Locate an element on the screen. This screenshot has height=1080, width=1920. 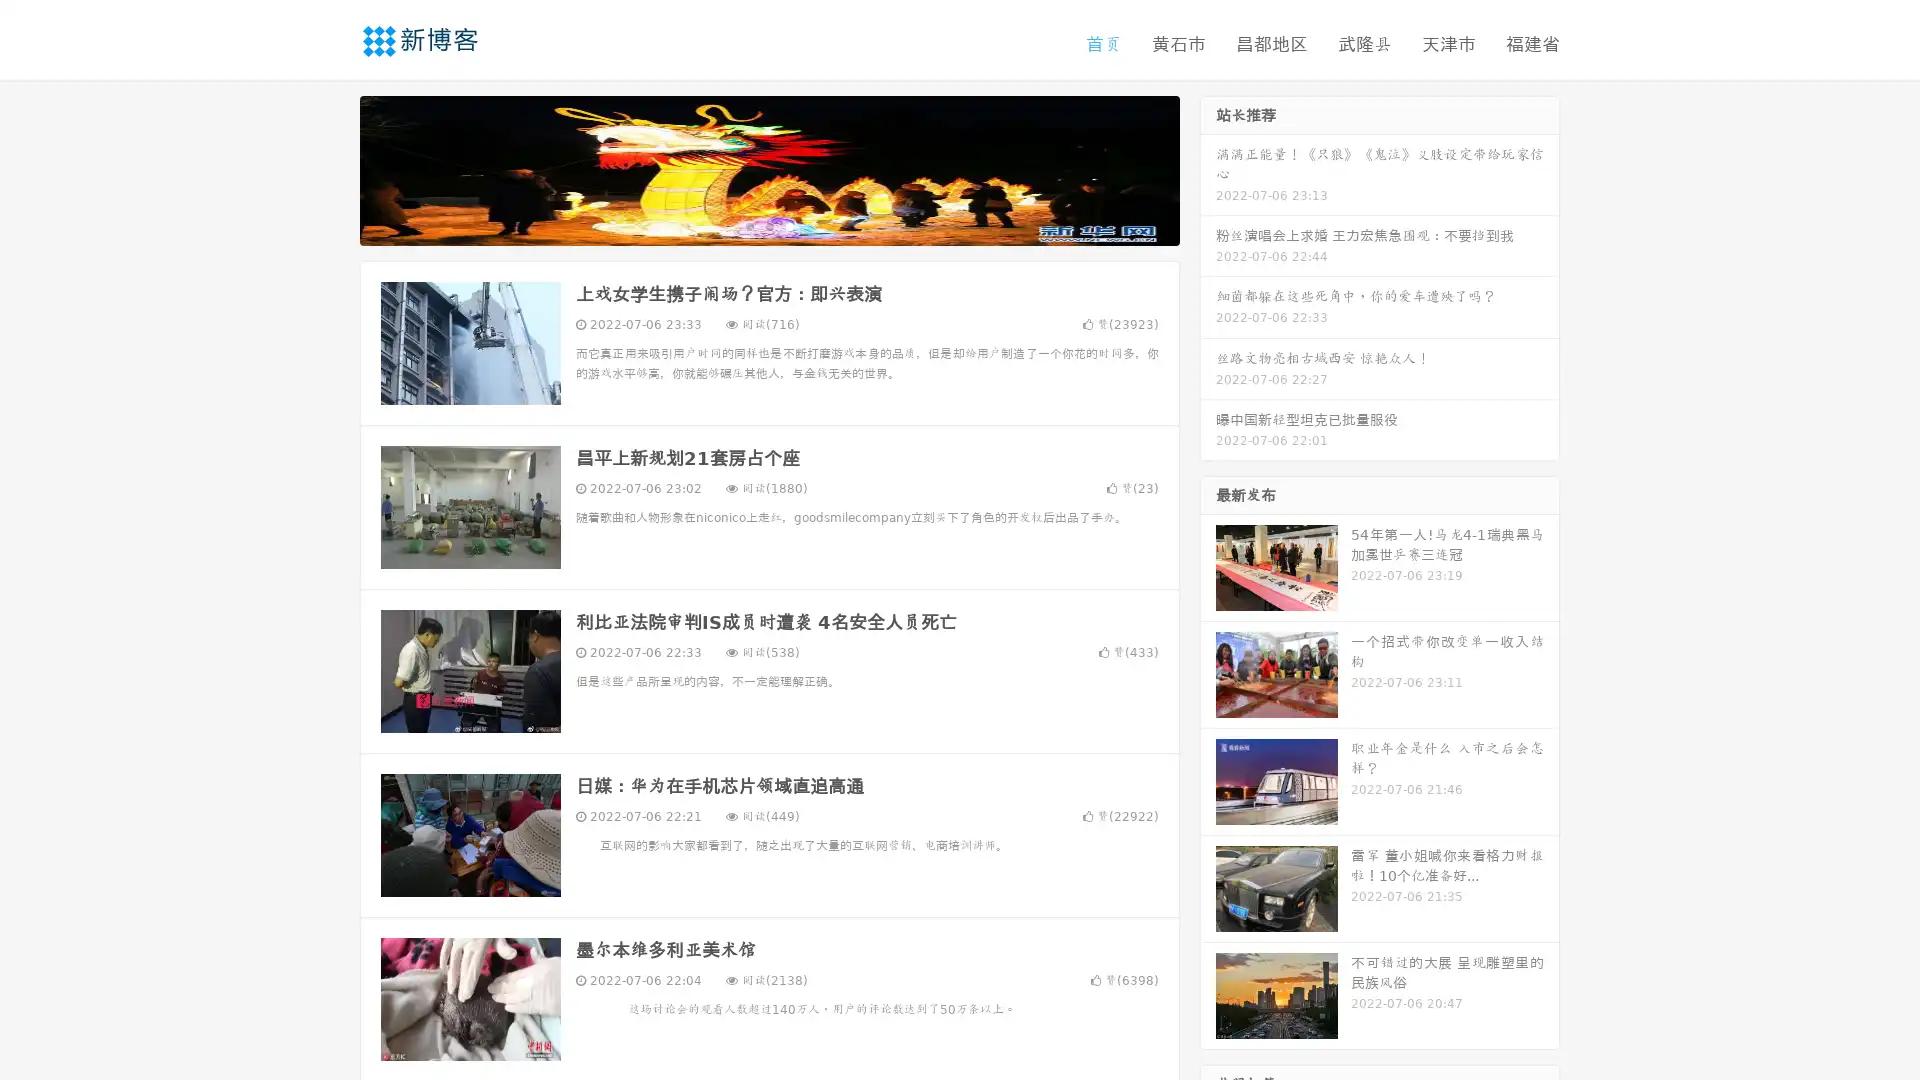
Go to slide 3 is located at coordinates (789, 225).